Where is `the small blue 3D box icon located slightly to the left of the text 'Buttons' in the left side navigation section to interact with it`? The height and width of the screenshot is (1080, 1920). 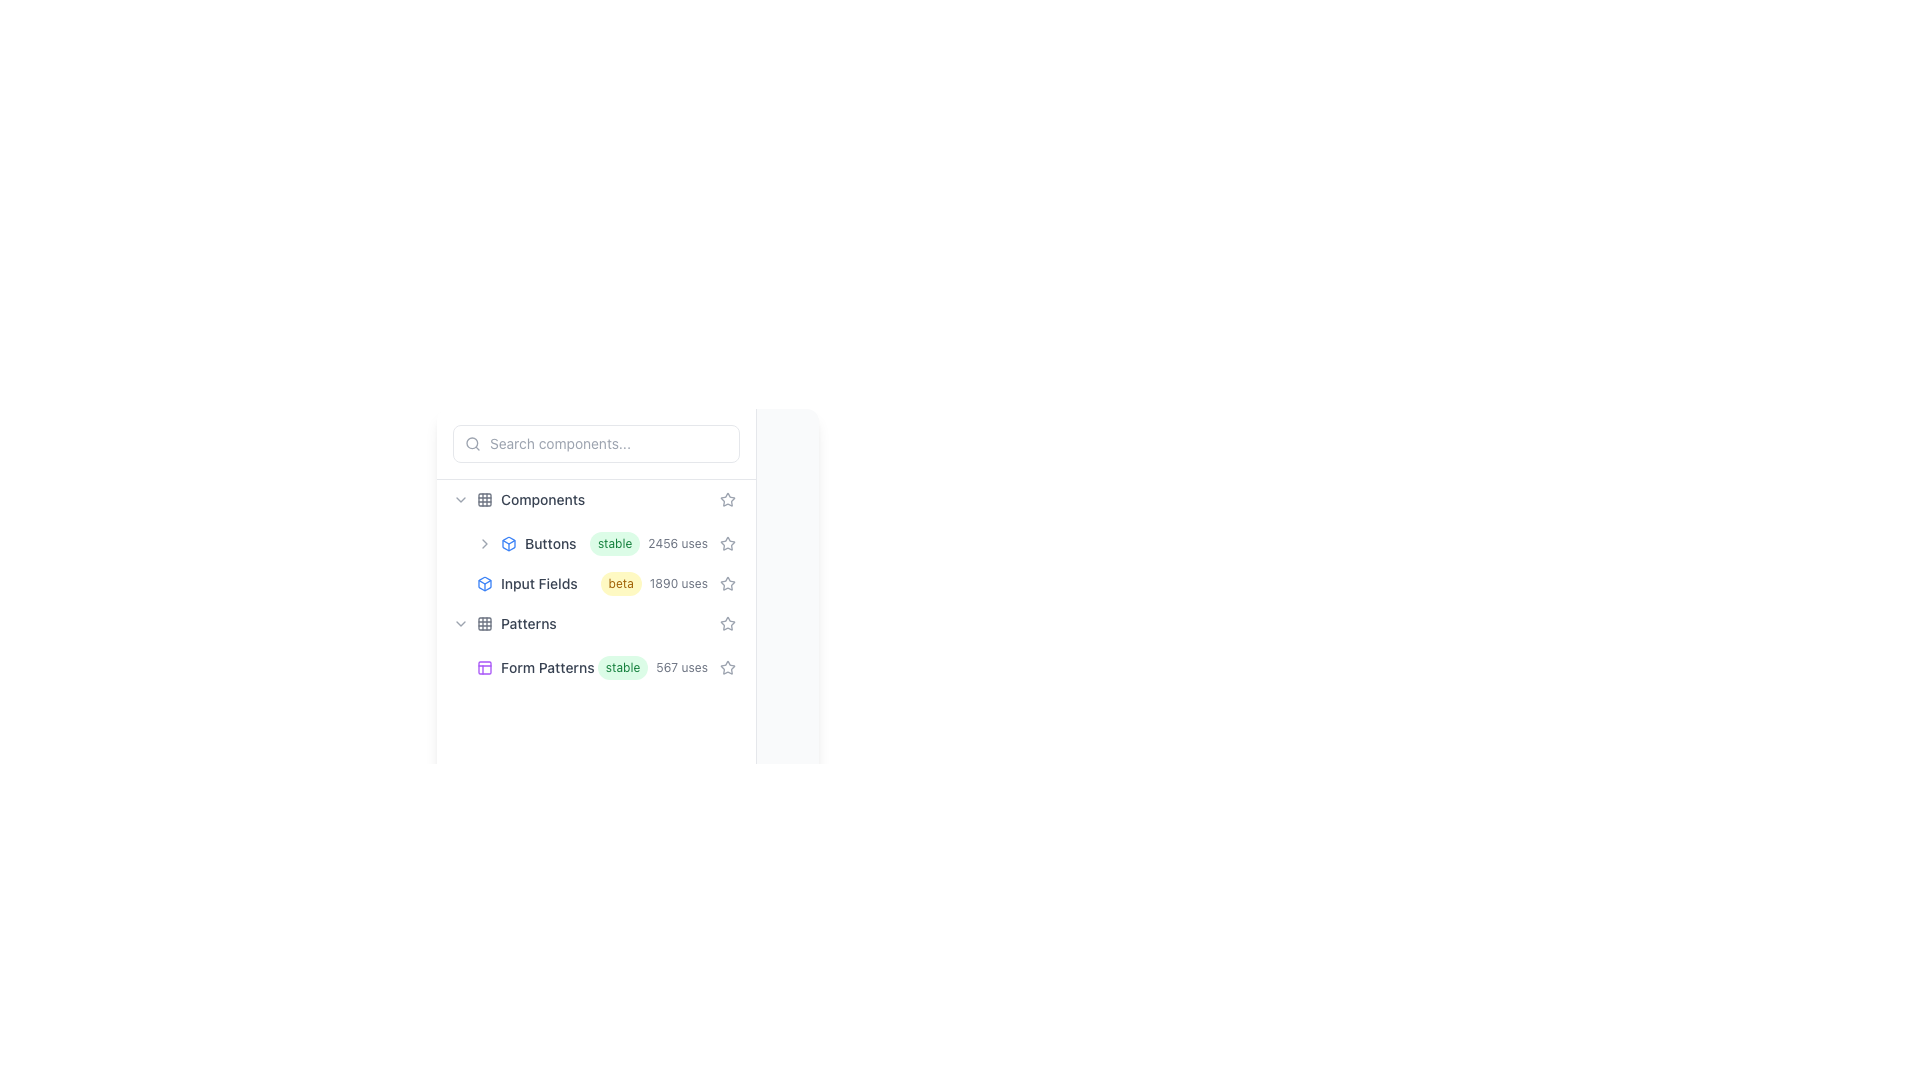
the small blue 3D box icon located slightly to the left of the text 'Buttons' in the left side navigation section to interact with it is located at coordinates (508, 543).